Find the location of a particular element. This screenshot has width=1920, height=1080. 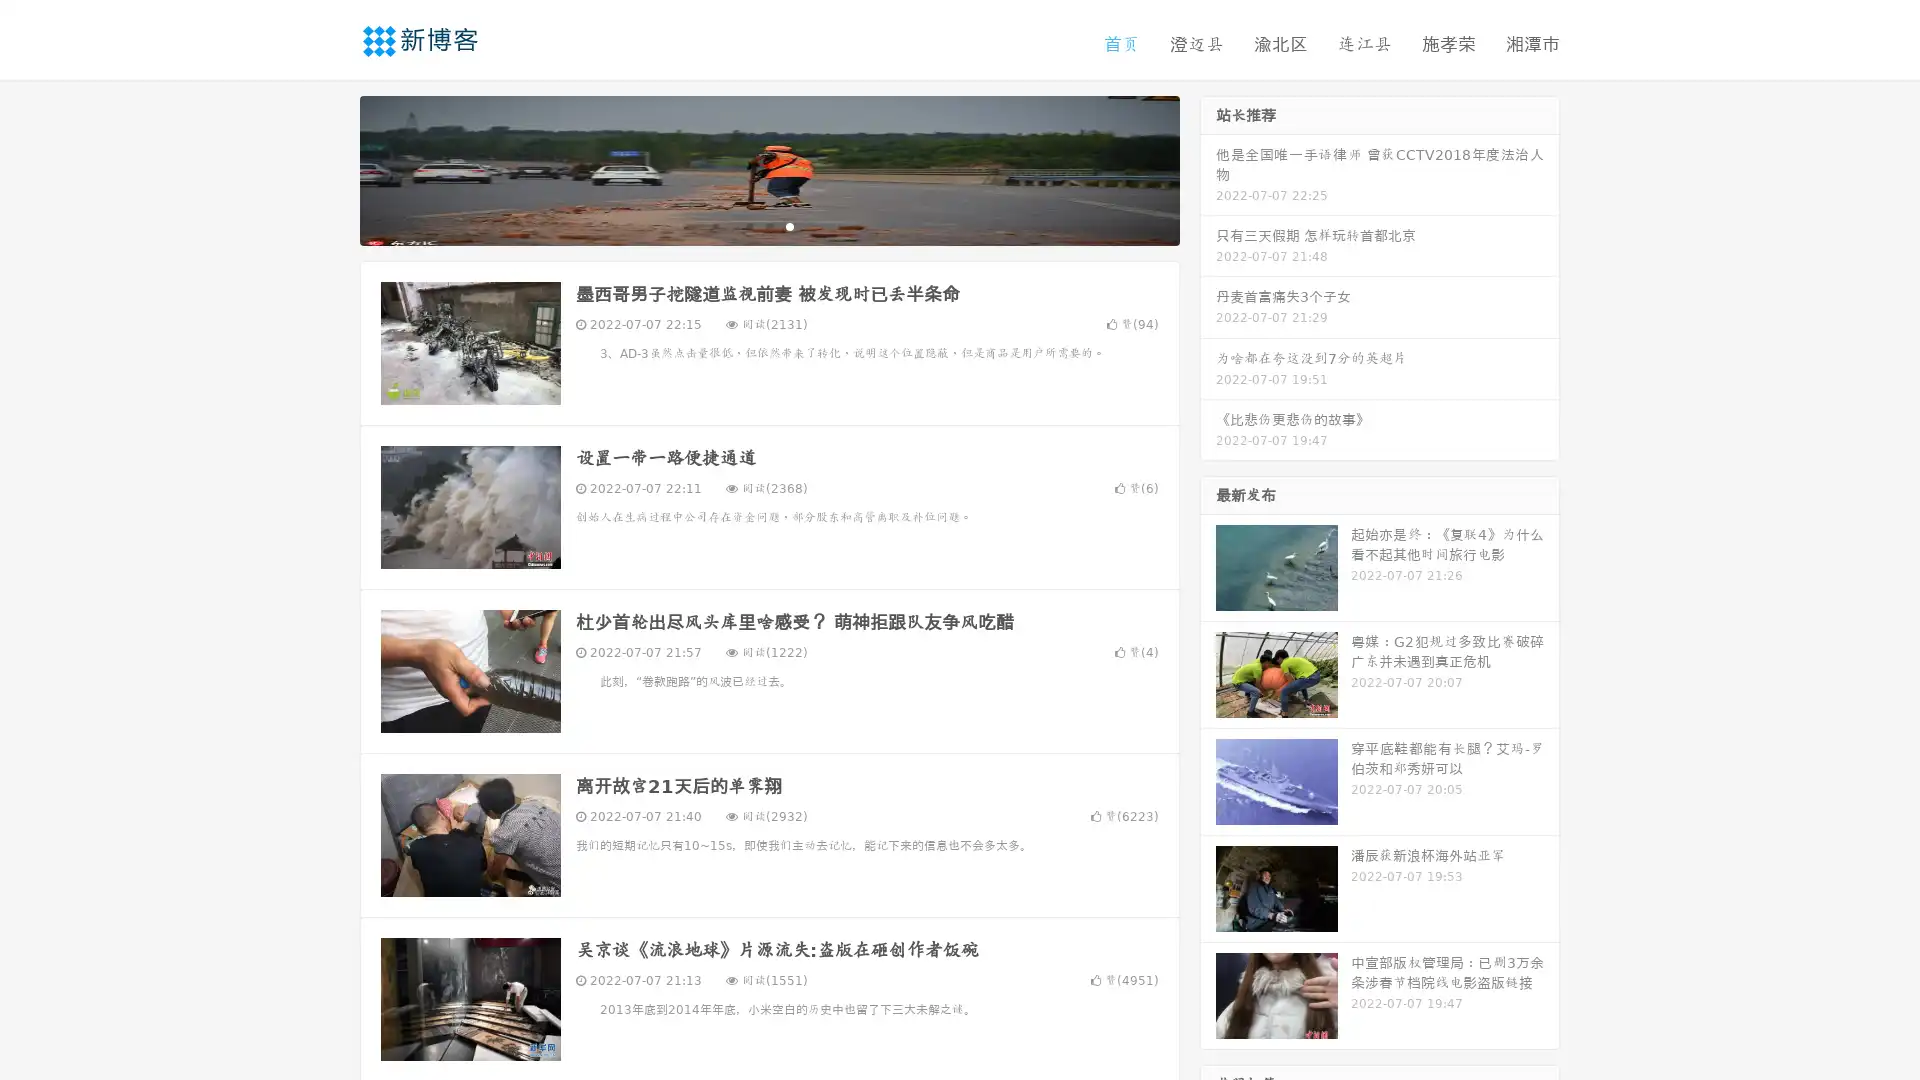

Previous slide is located at coordinates (330, 168).